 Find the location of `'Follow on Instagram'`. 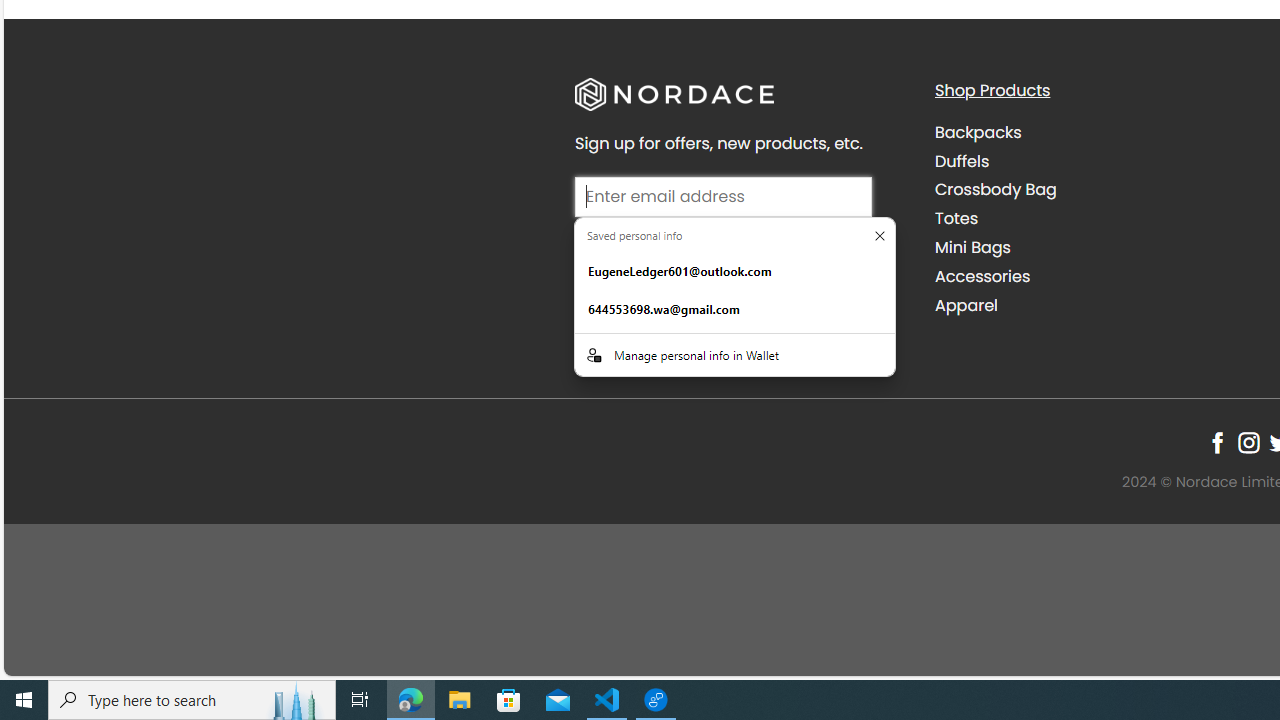

'Follow on Instagram' is located at coordinates (1247, 441).